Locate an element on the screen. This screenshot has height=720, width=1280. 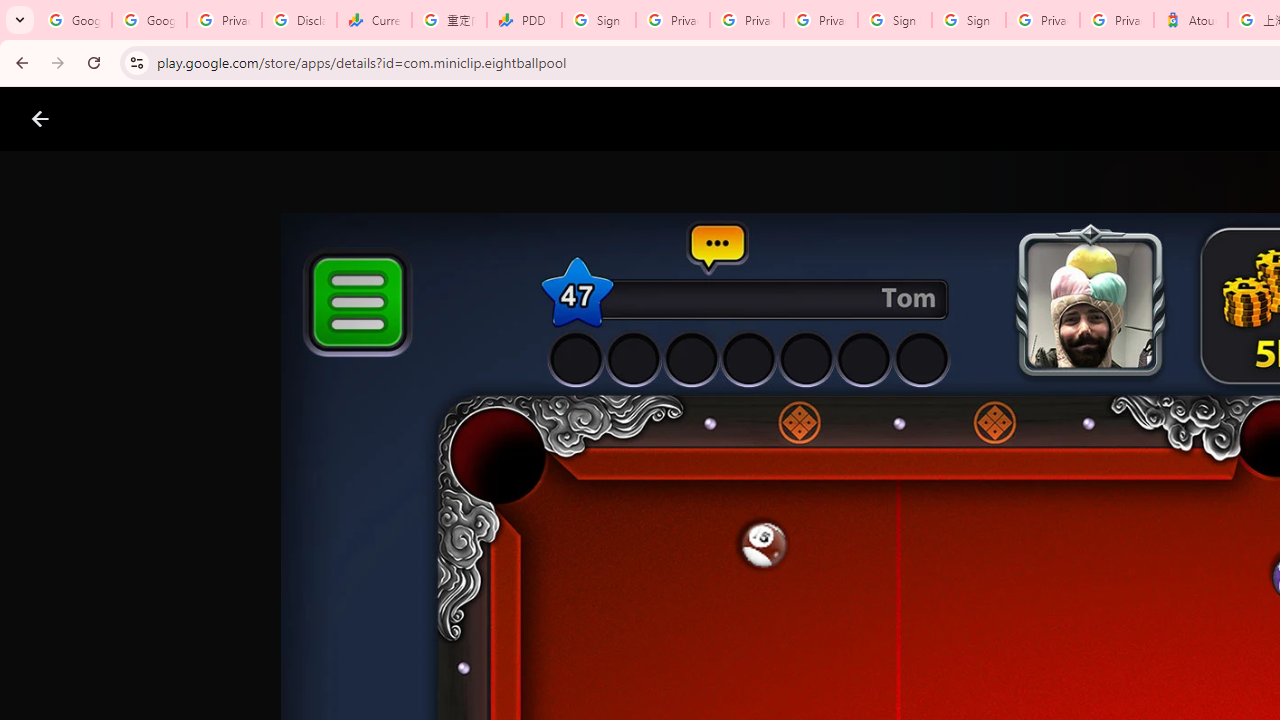
'Currencies - Google Finance' is located at coordinates (374, 20).